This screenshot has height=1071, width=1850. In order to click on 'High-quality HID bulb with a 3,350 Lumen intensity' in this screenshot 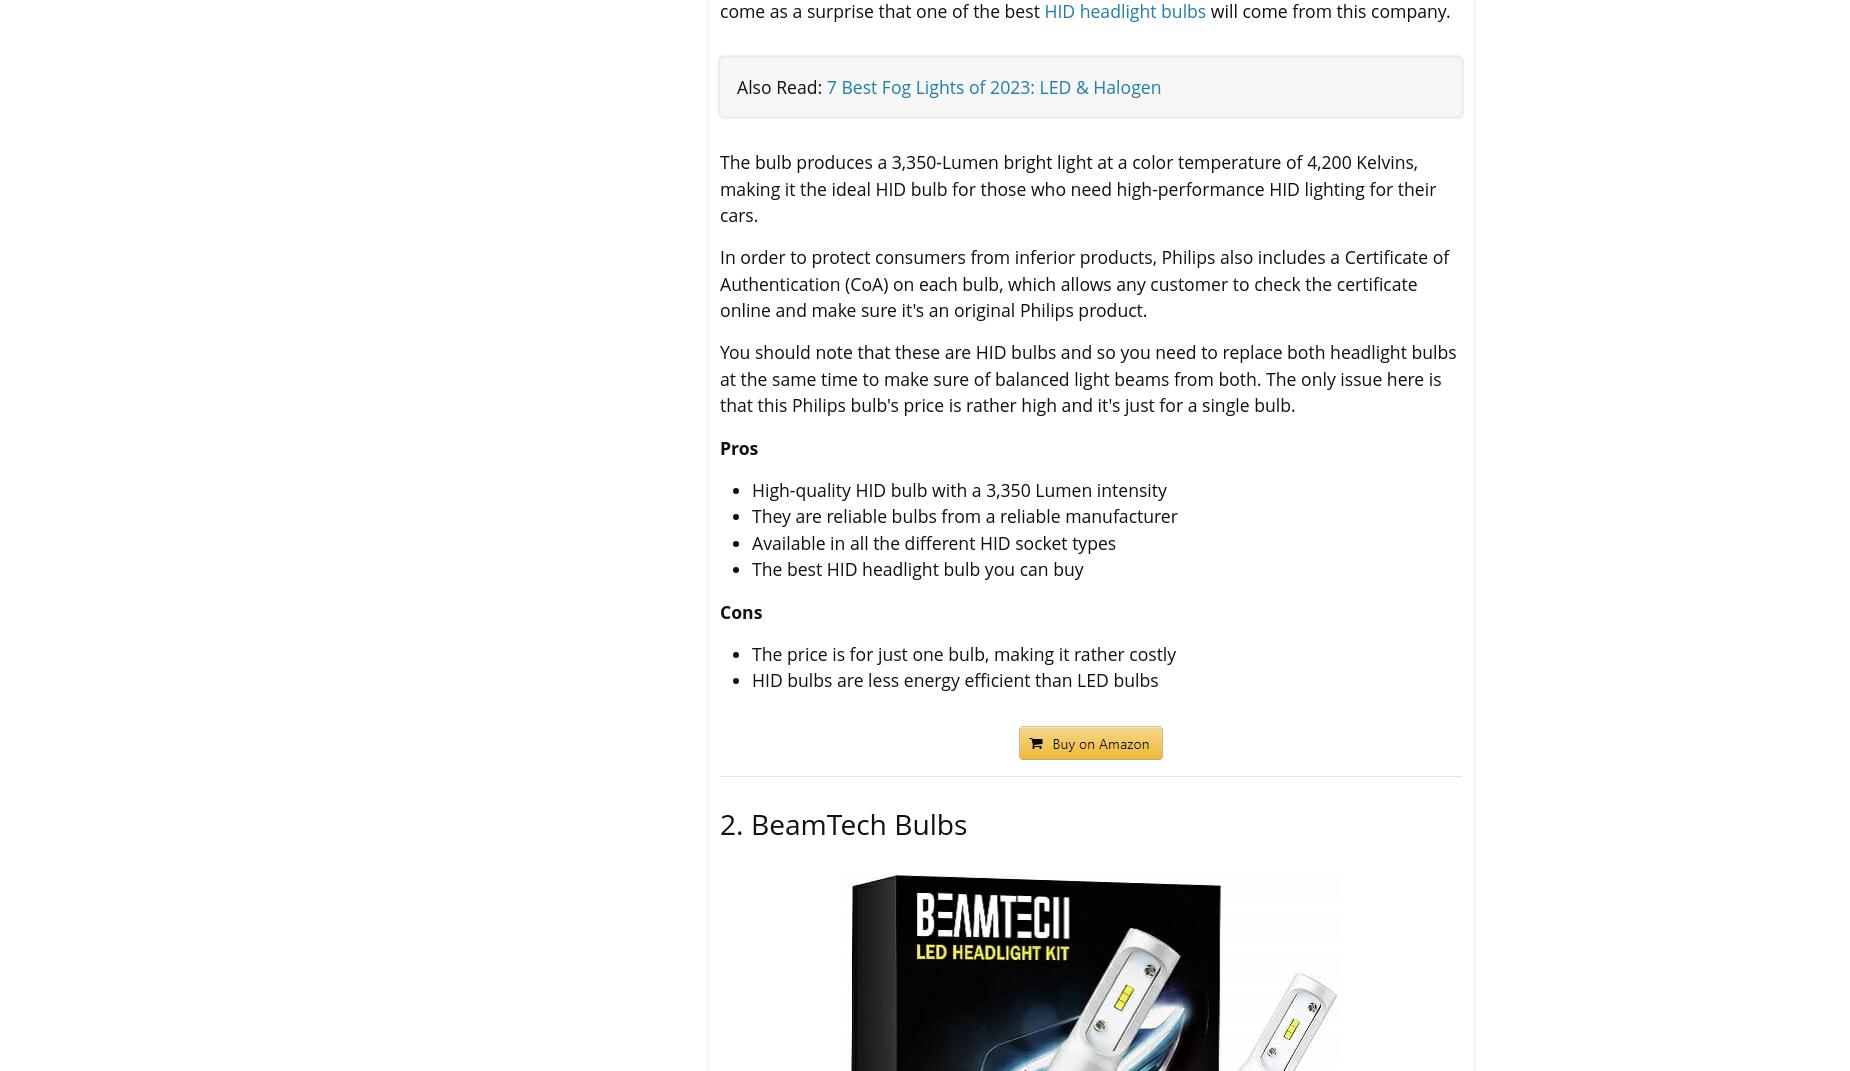, I will do `click(958, 488)`.